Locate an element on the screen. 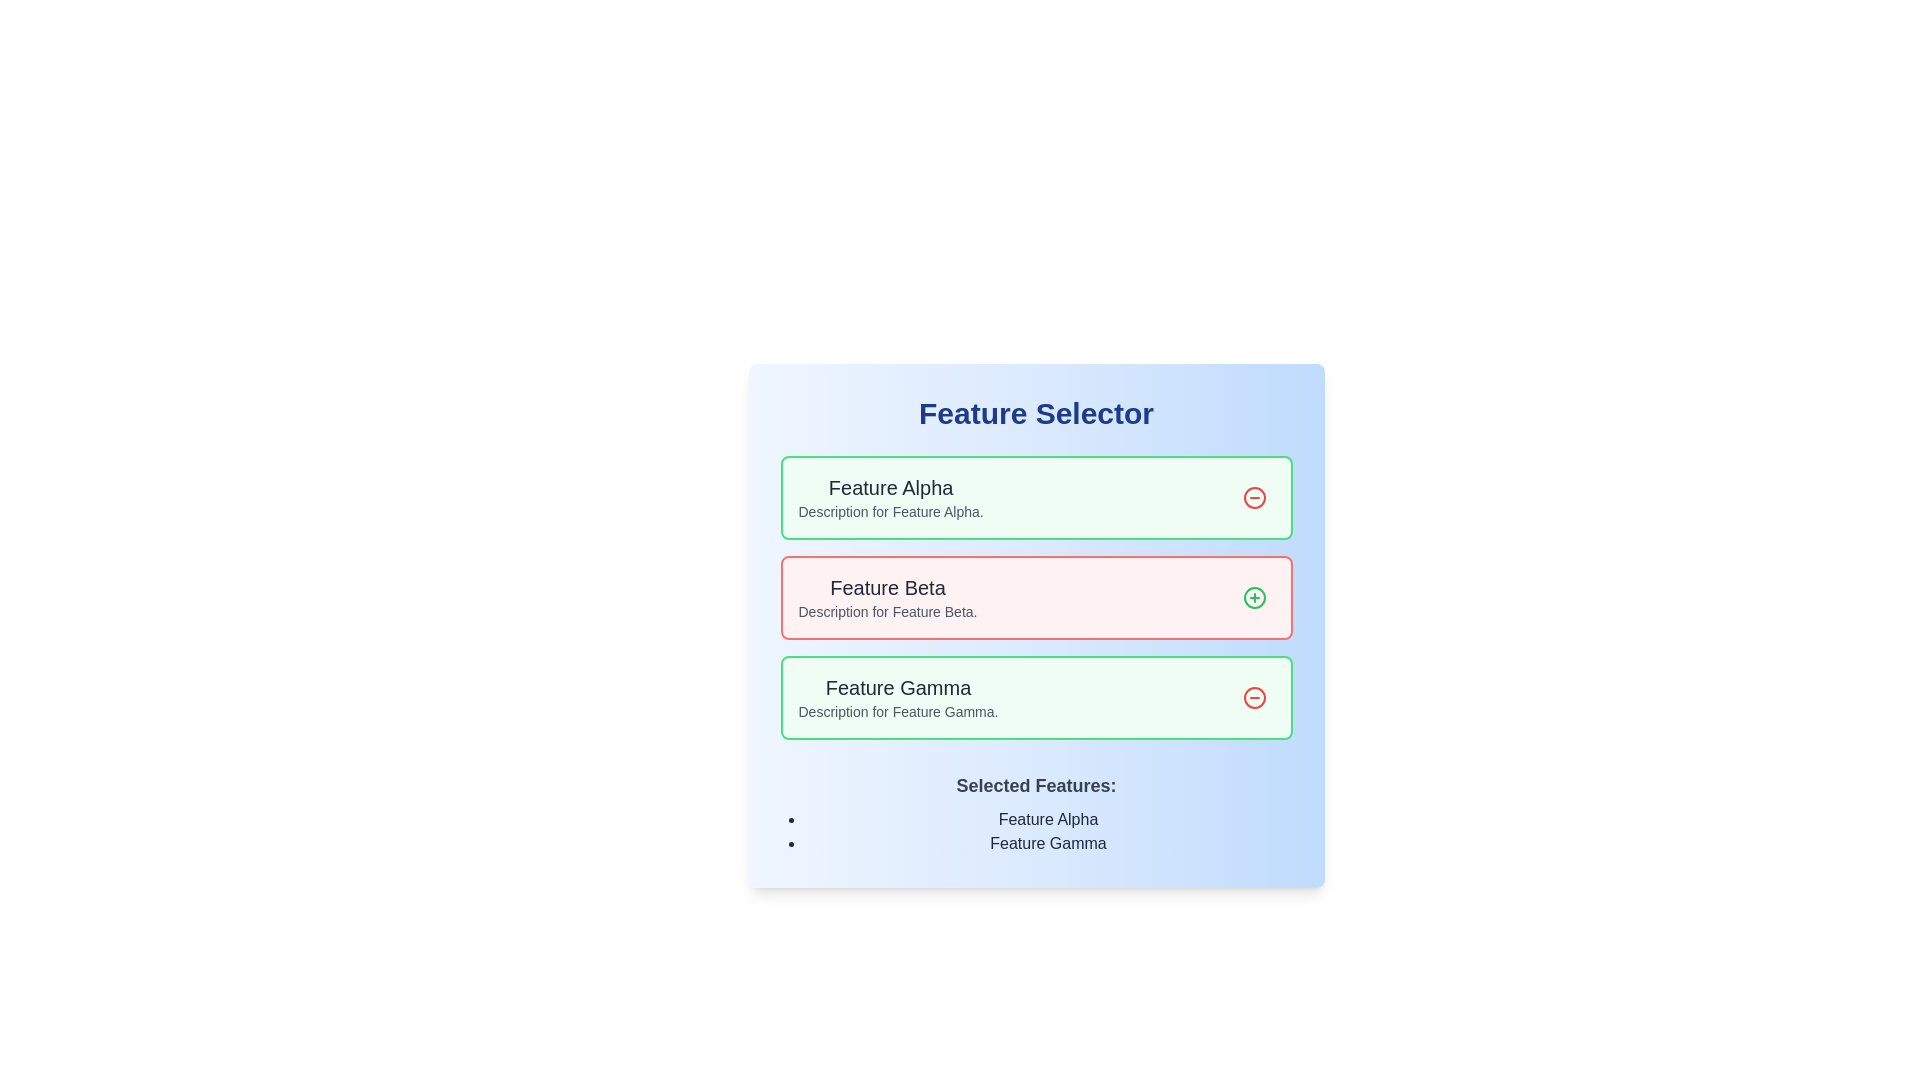 This screenshot has width=1920, height=1080. the text element that reads 'Description for Feature Beta', which is styled in gray and located below the 'Feature Beta' heading is located at coordinates (887, 611).